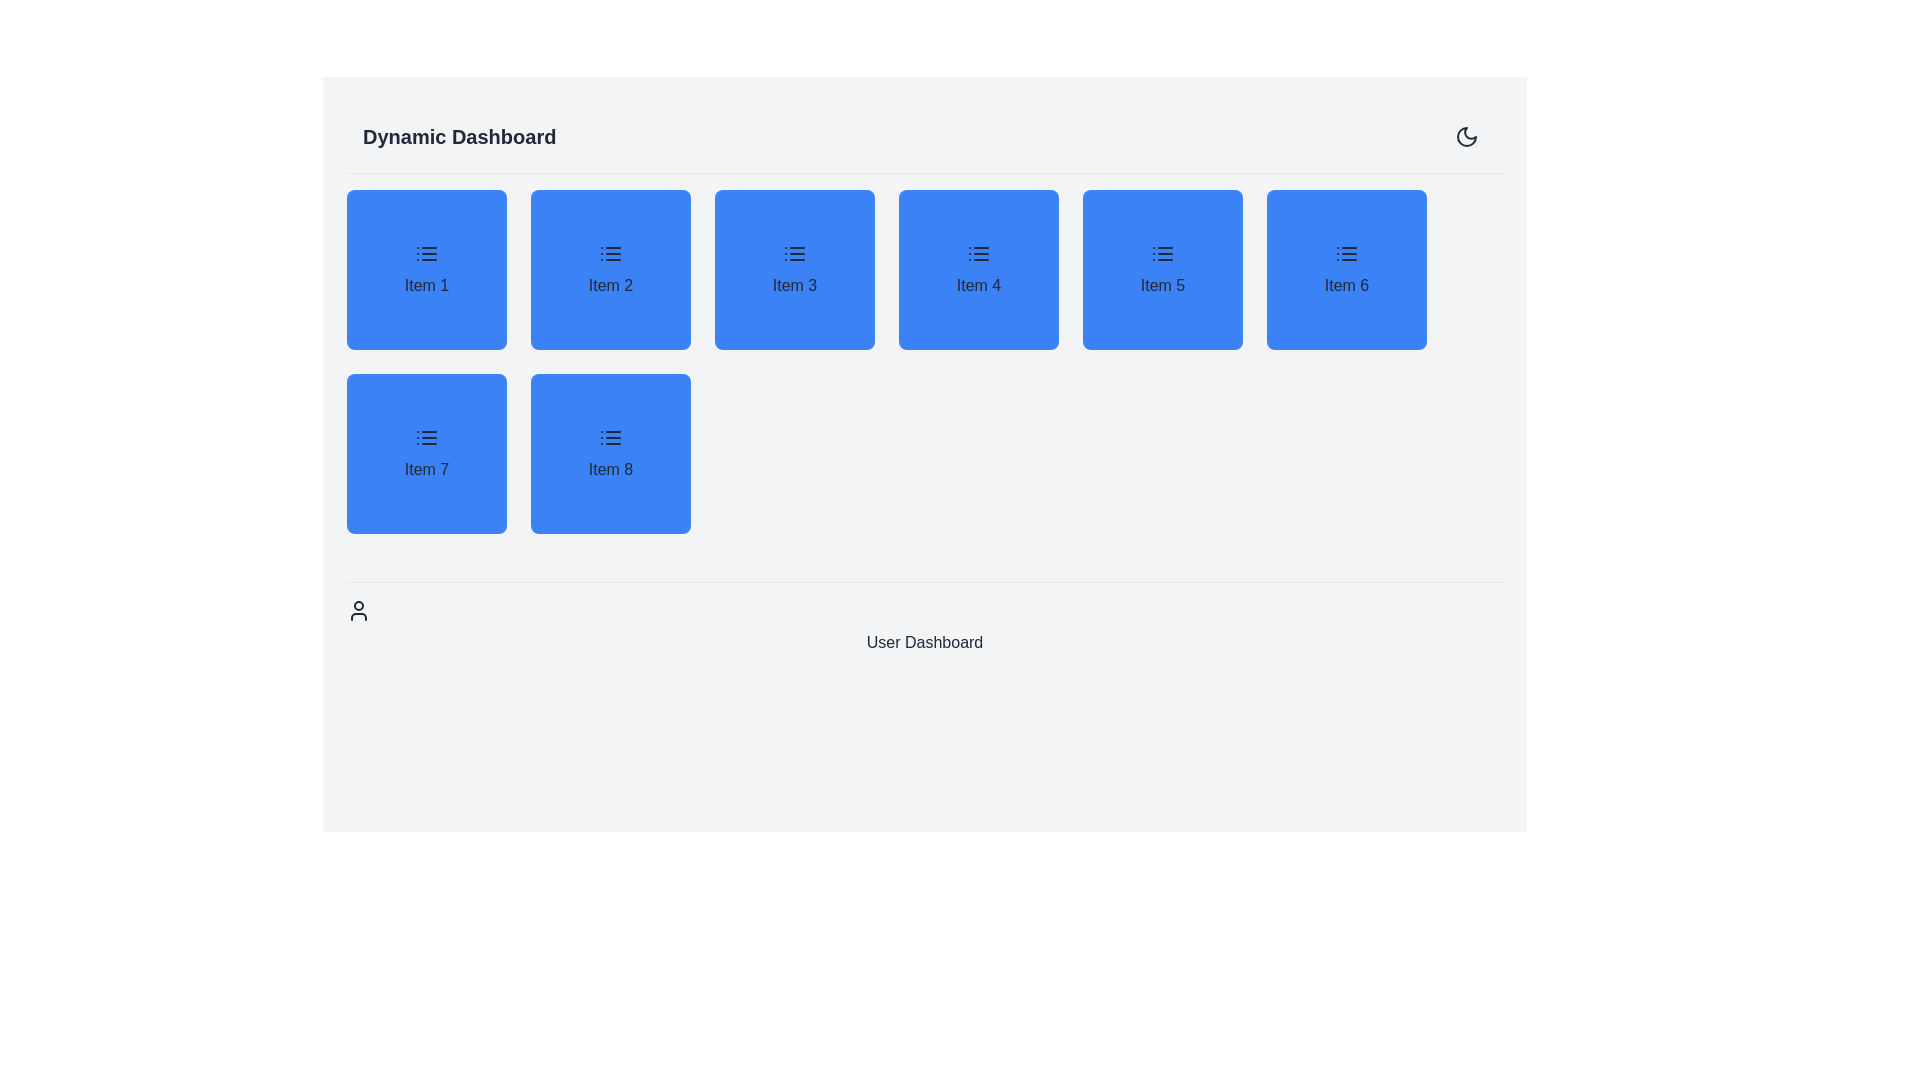 This screenshot has width=1920, height=1080. What do you see at coordinates (1347, 285) in the screenshot?
I see `text 'Item 6' from the blue rectangular button styled with a dark font, located in the top row of the grid layout as the last element` at bounding box center [1347, 285].